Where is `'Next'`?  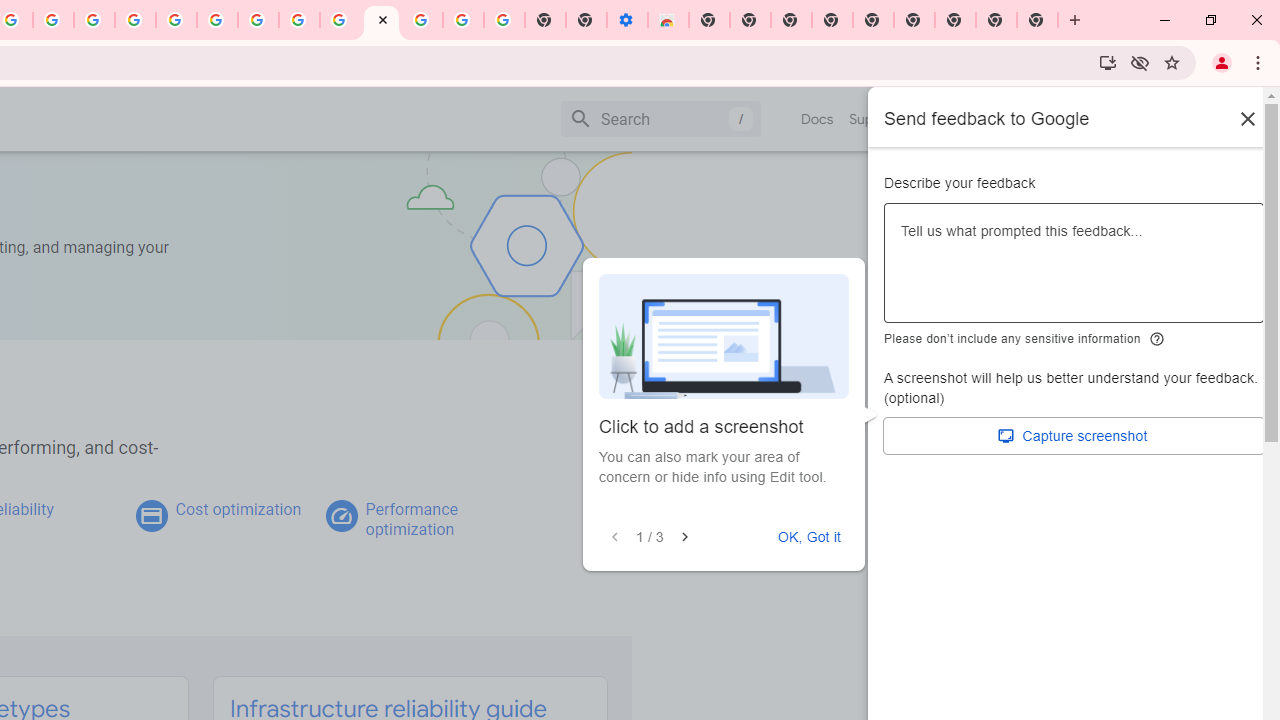 'Next' is located at coordinates (684, 536).